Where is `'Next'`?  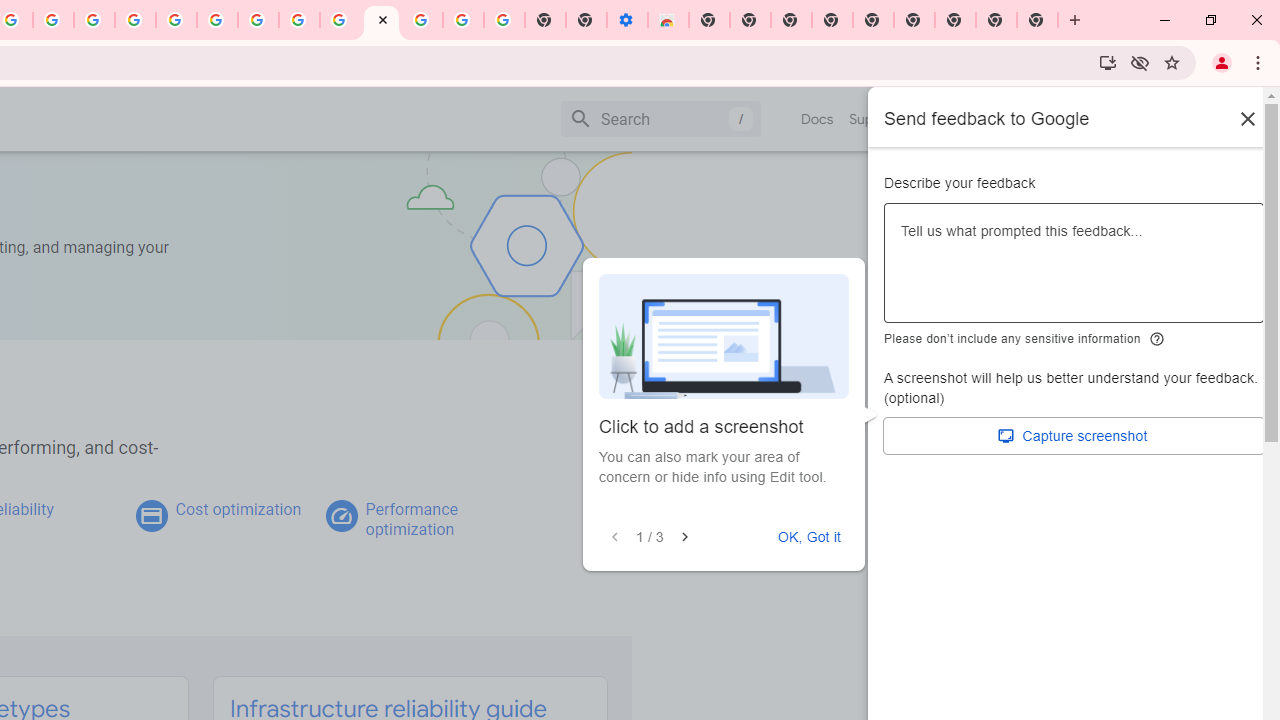 'Next' is located at coordinates (684, 536).